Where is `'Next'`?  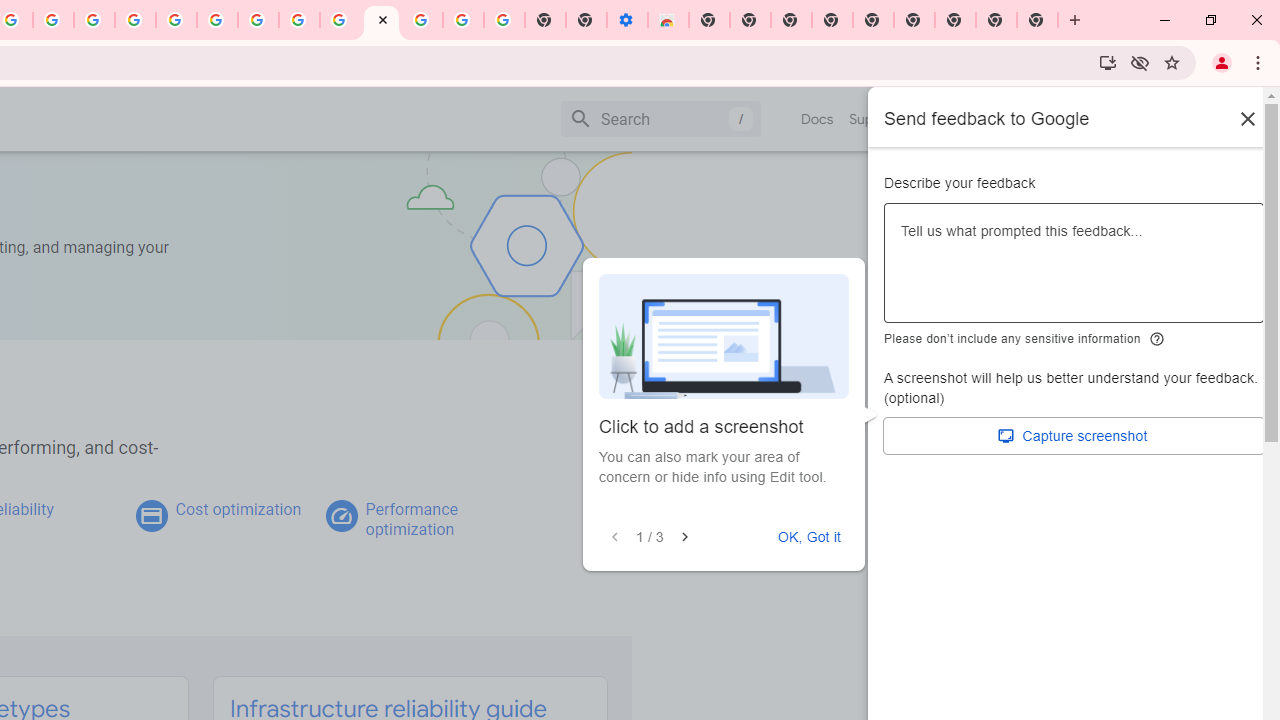 'Next' is located at coordinates (684, 536).